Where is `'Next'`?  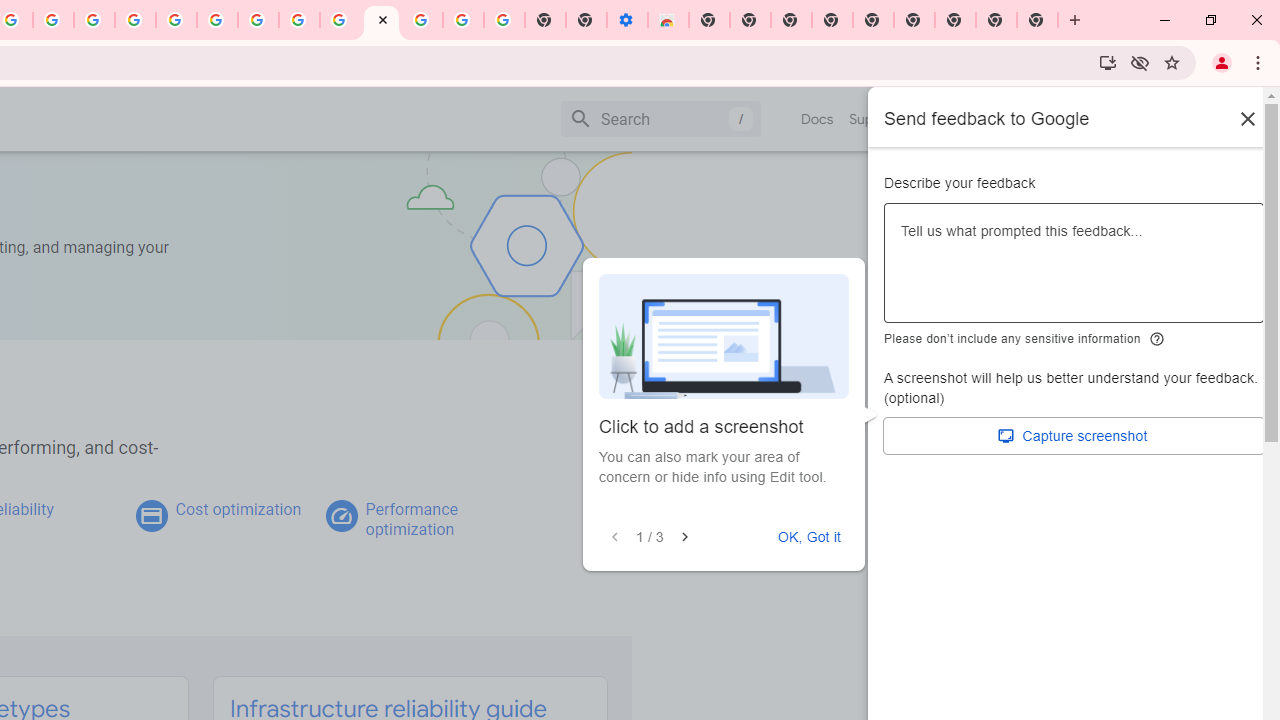 'Next' is located at coordinates (684, 536).